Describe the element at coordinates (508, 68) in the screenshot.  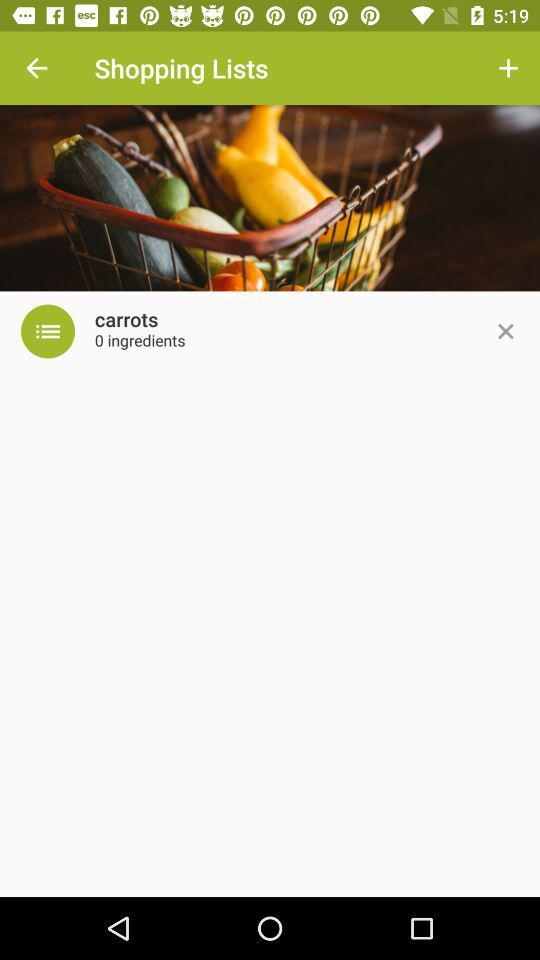
I see `the item at the top right corner` at that location.